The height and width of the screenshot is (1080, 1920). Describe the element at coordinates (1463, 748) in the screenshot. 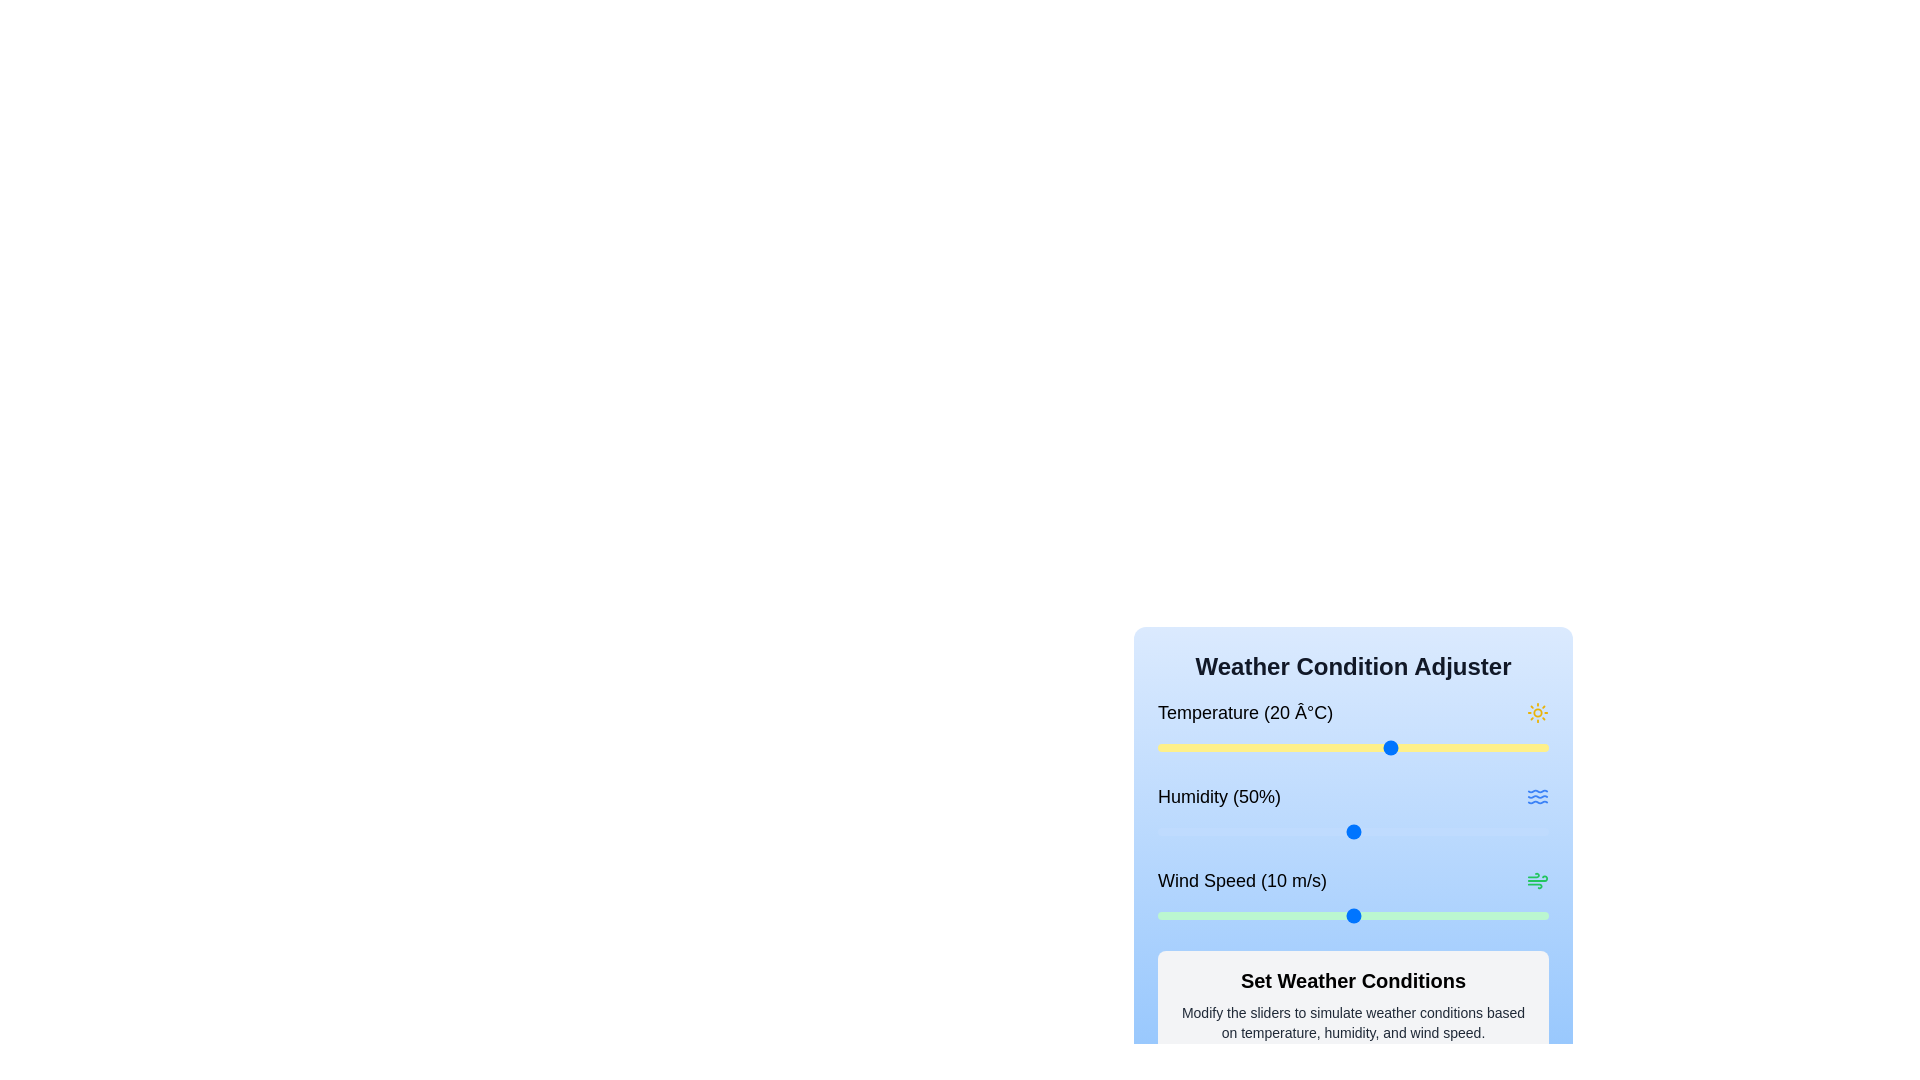

I see `the temperature slider to set the temperature to 29 degrees Celsius` at that location.